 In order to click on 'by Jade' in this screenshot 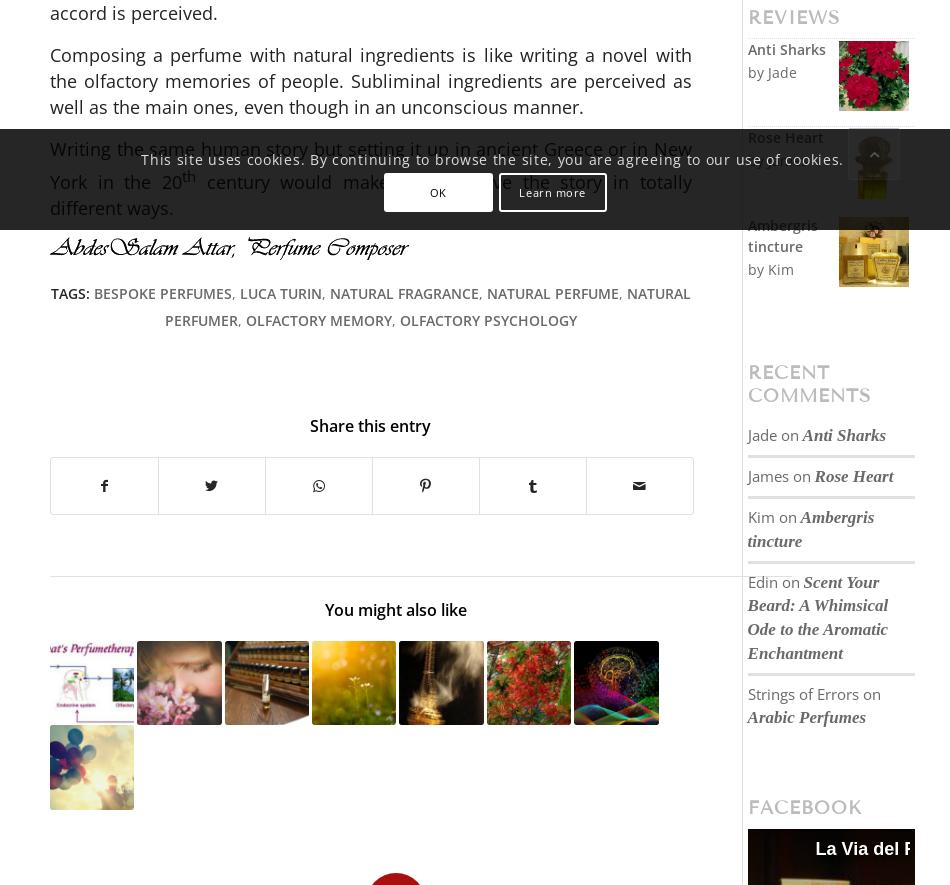, I will do `click(745, 70)`.